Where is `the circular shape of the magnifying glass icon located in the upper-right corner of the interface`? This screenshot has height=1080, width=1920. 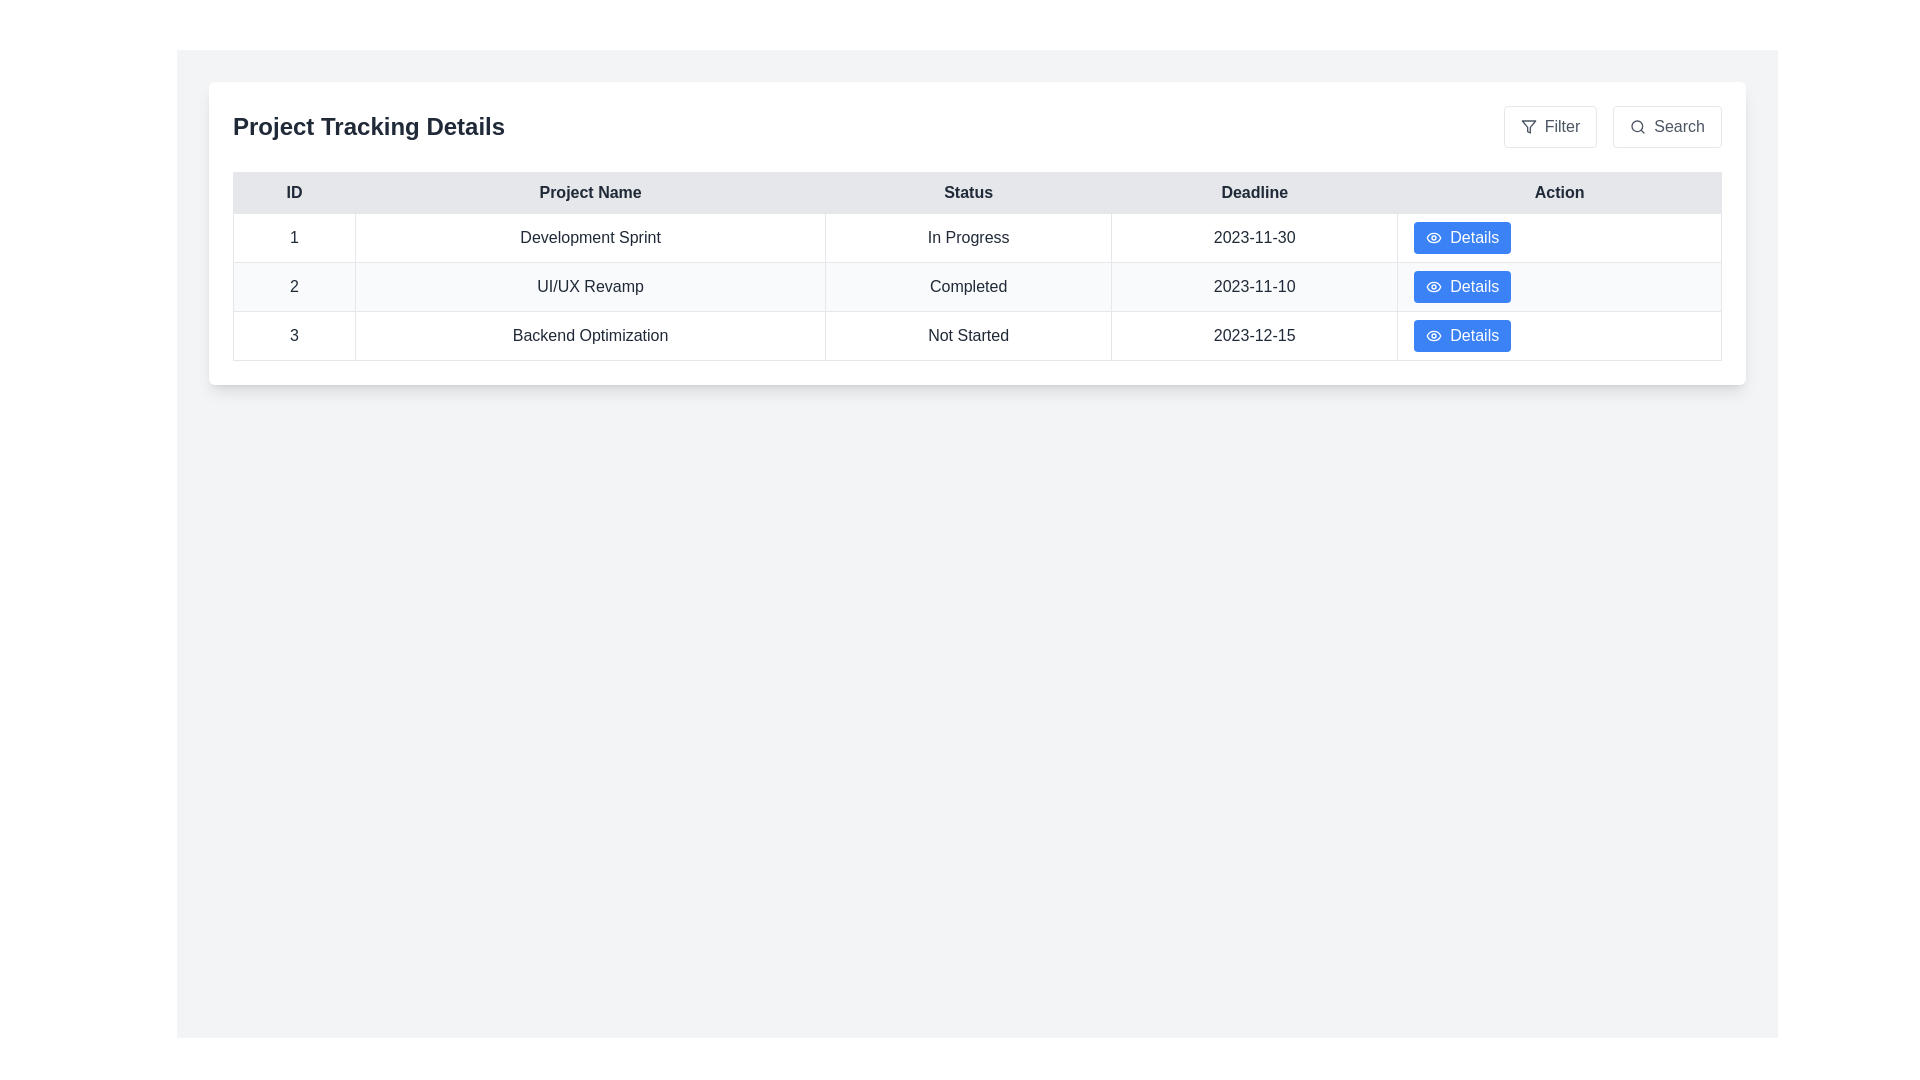
the circular shape of the magnifying glass icon located in the upper-right corner of the interface is located at coordinates (1637, 126).